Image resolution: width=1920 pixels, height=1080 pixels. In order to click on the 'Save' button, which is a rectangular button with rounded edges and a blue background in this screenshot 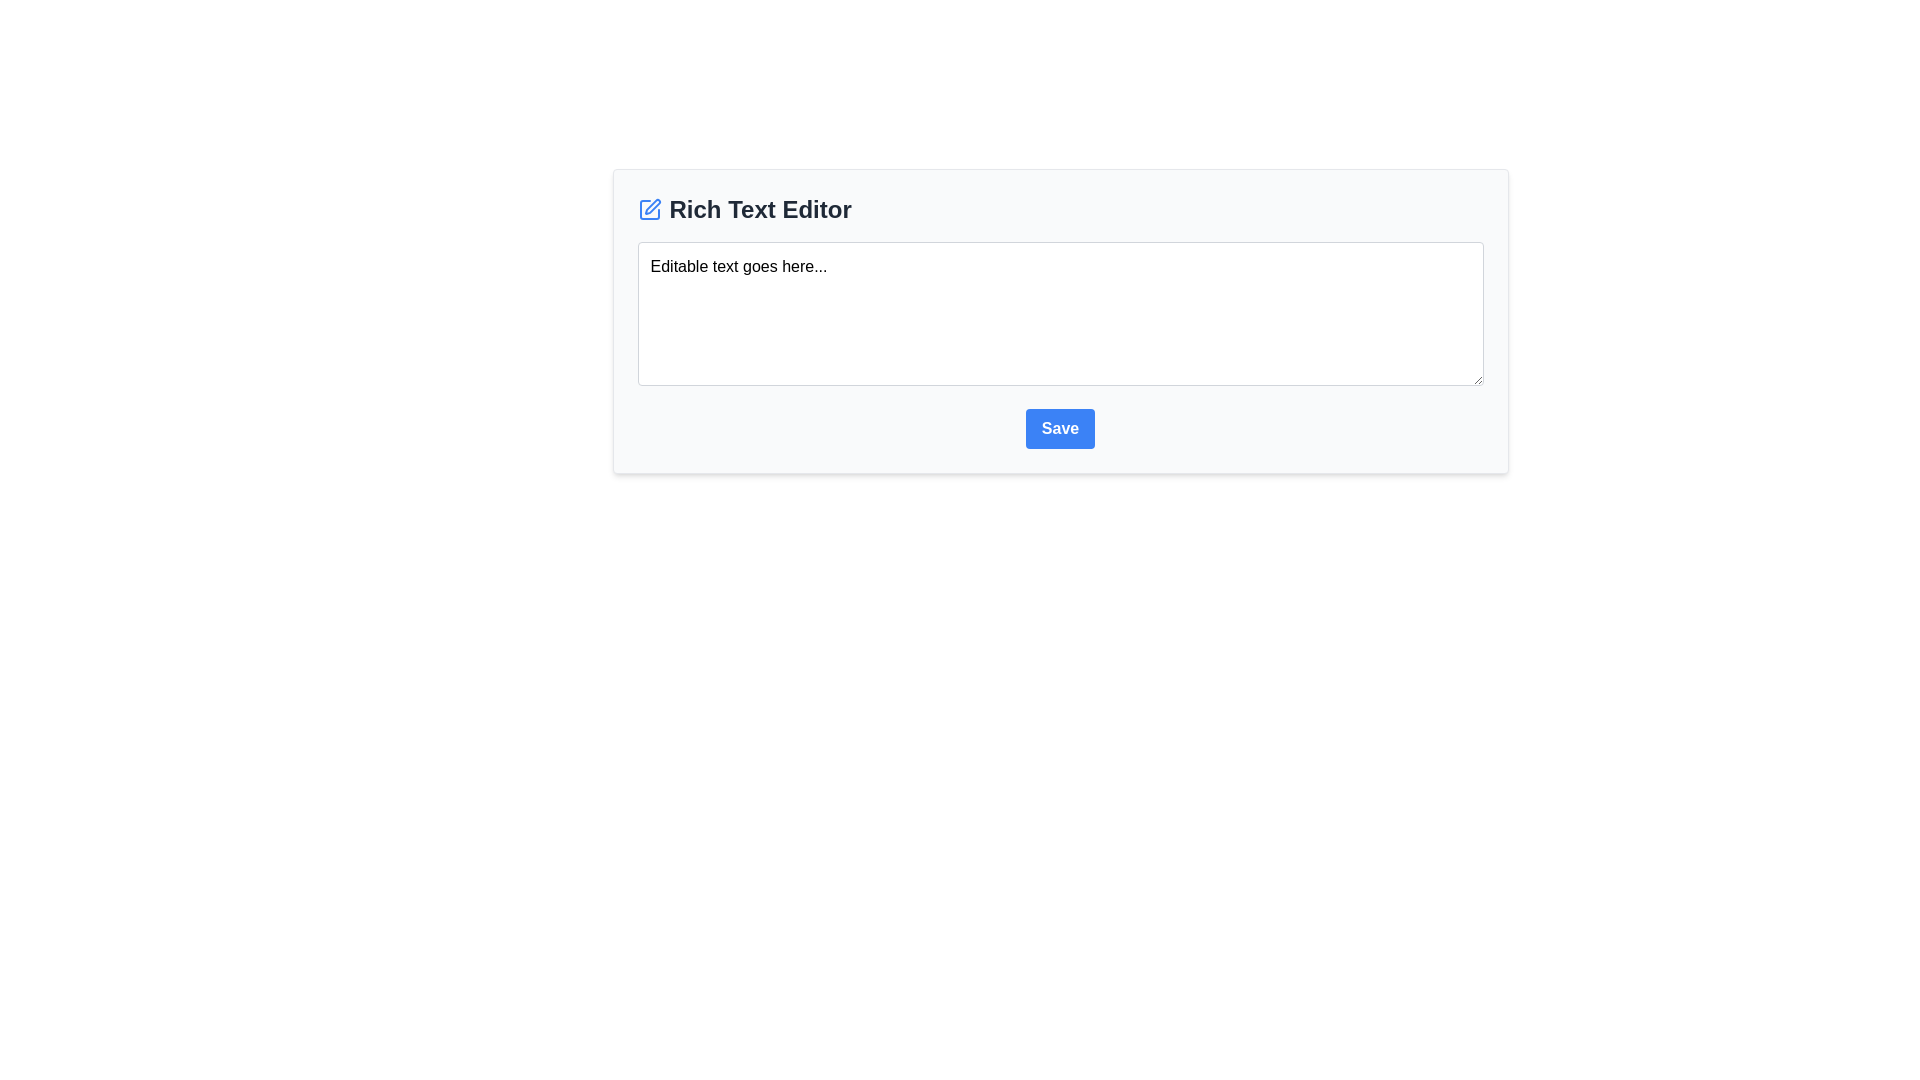, I will do `click(1059, 427)`.